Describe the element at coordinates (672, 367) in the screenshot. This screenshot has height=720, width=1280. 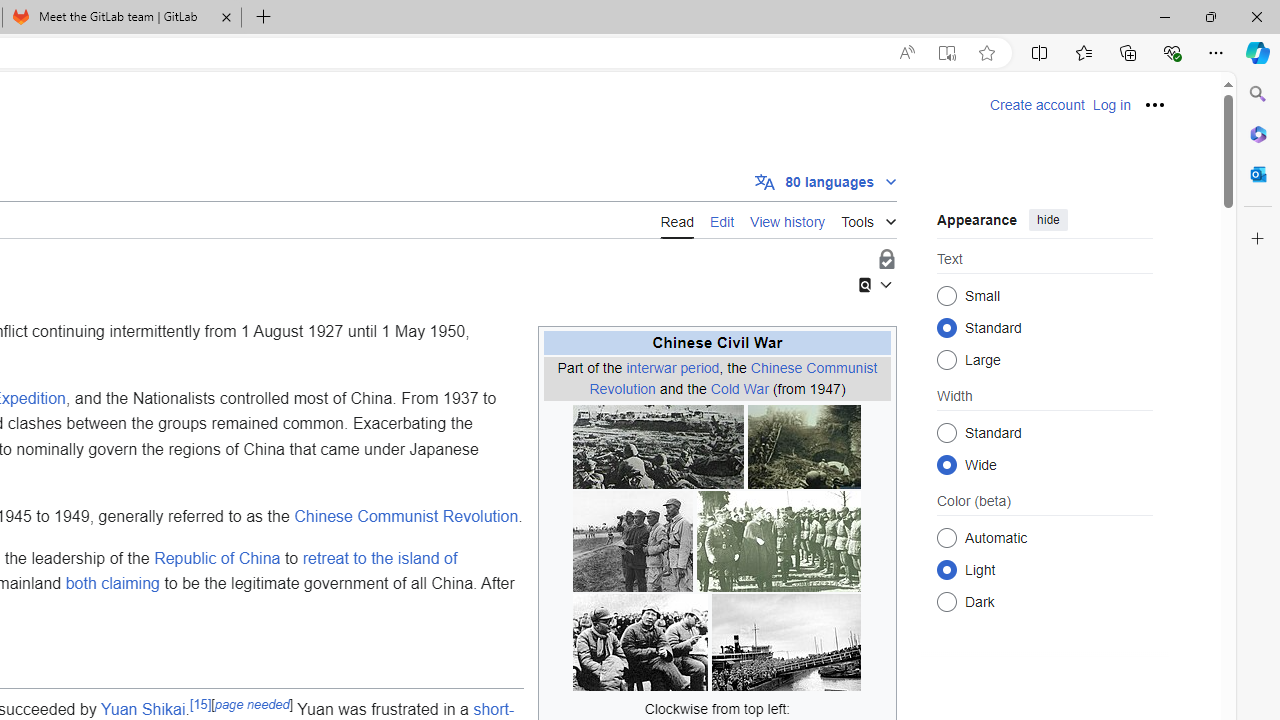
I see `'interwar period'` at that location.